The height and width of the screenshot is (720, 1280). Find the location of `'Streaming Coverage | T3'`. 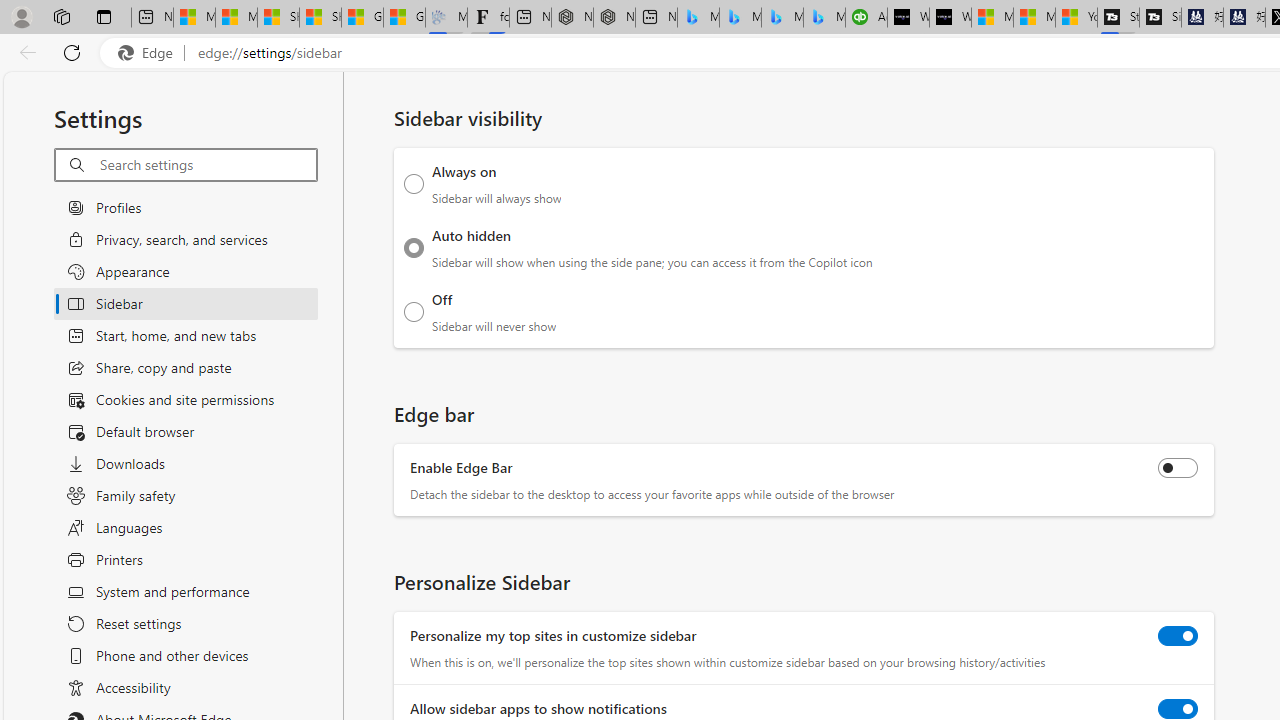

'Streaming Coverage | T3' is located at coordinates (1117, 17).